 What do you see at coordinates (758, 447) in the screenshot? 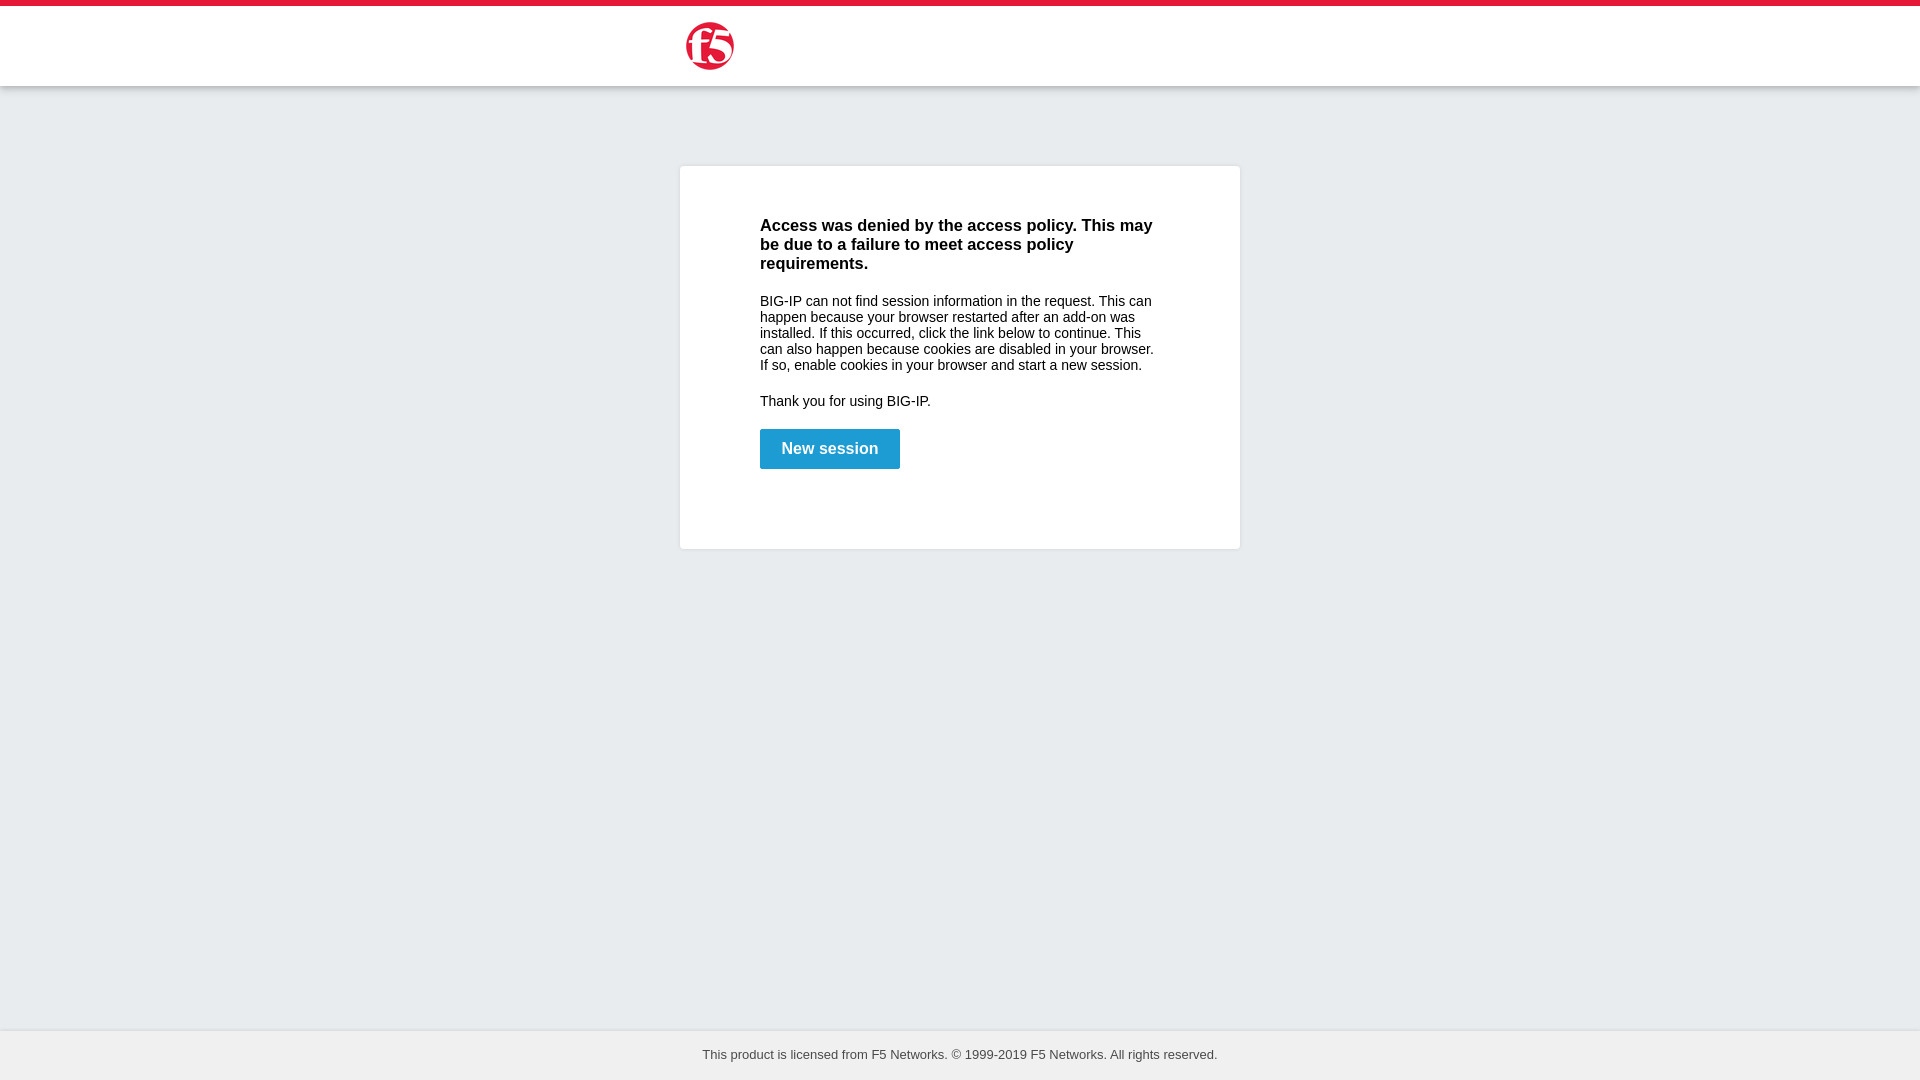
I see `'New session'` at bounding box center [758, 447].